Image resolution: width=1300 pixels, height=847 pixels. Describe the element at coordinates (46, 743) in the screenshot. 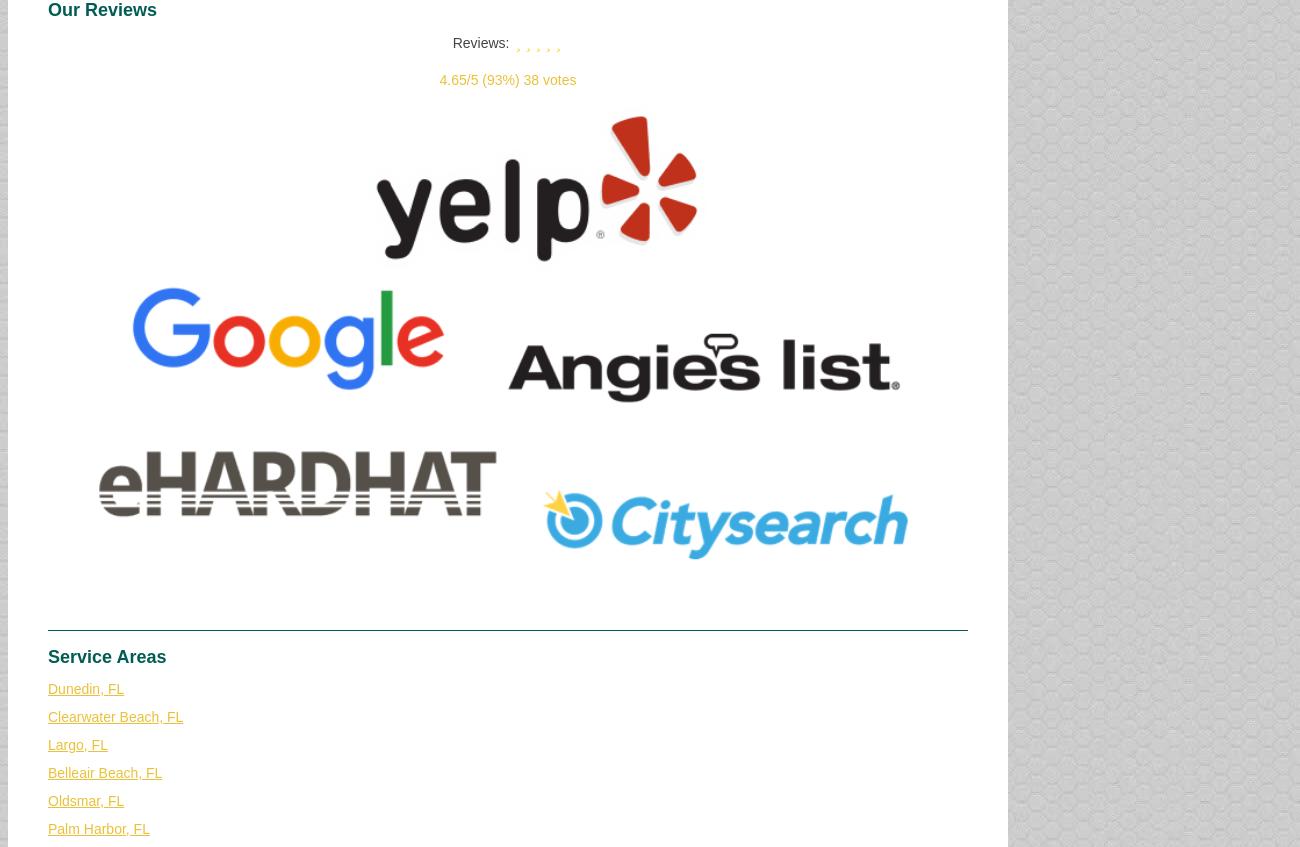

I see `'Largo, FL'` at that location.